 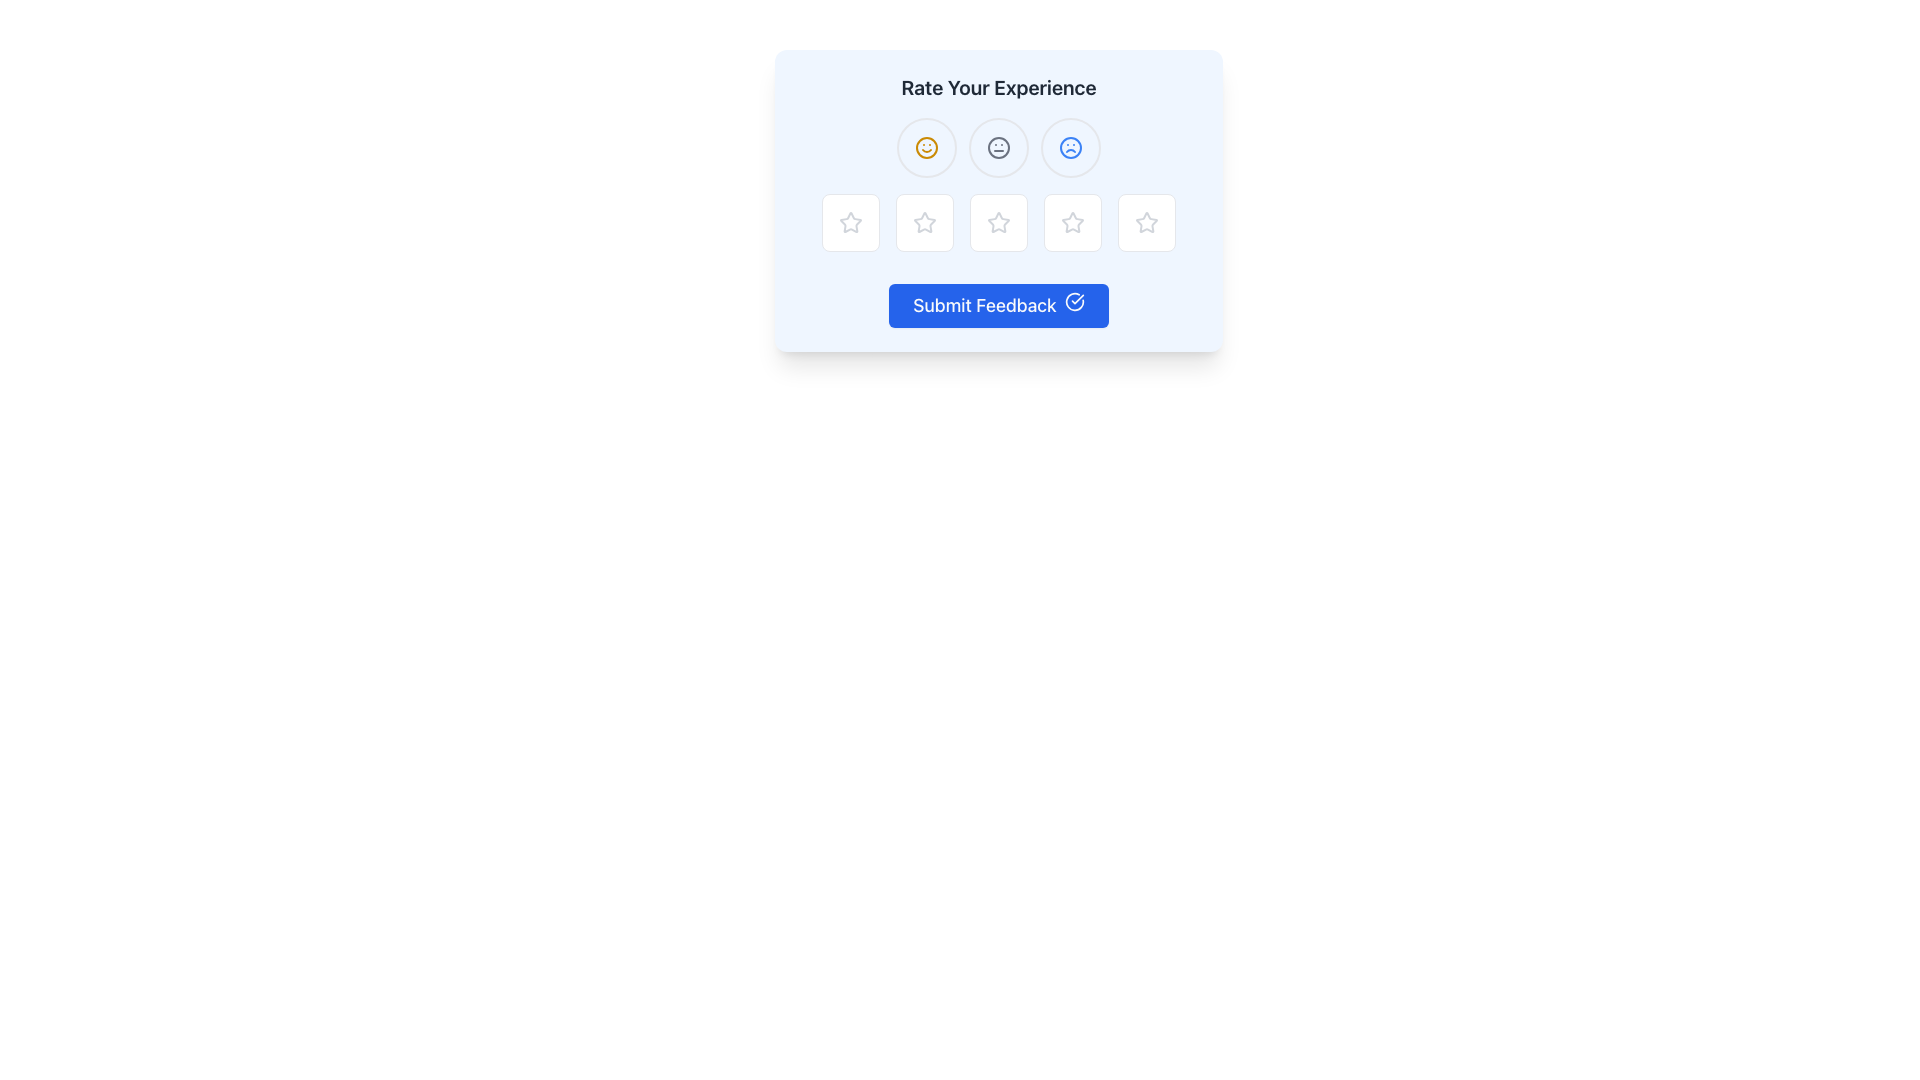 What do you see at coordinates (1069, 146) in the screenshot?
I see `the frowning face icon, which is the third icon in a sequence of feedback icons at the top of the feedback card` at bounding box center [1069, 146].